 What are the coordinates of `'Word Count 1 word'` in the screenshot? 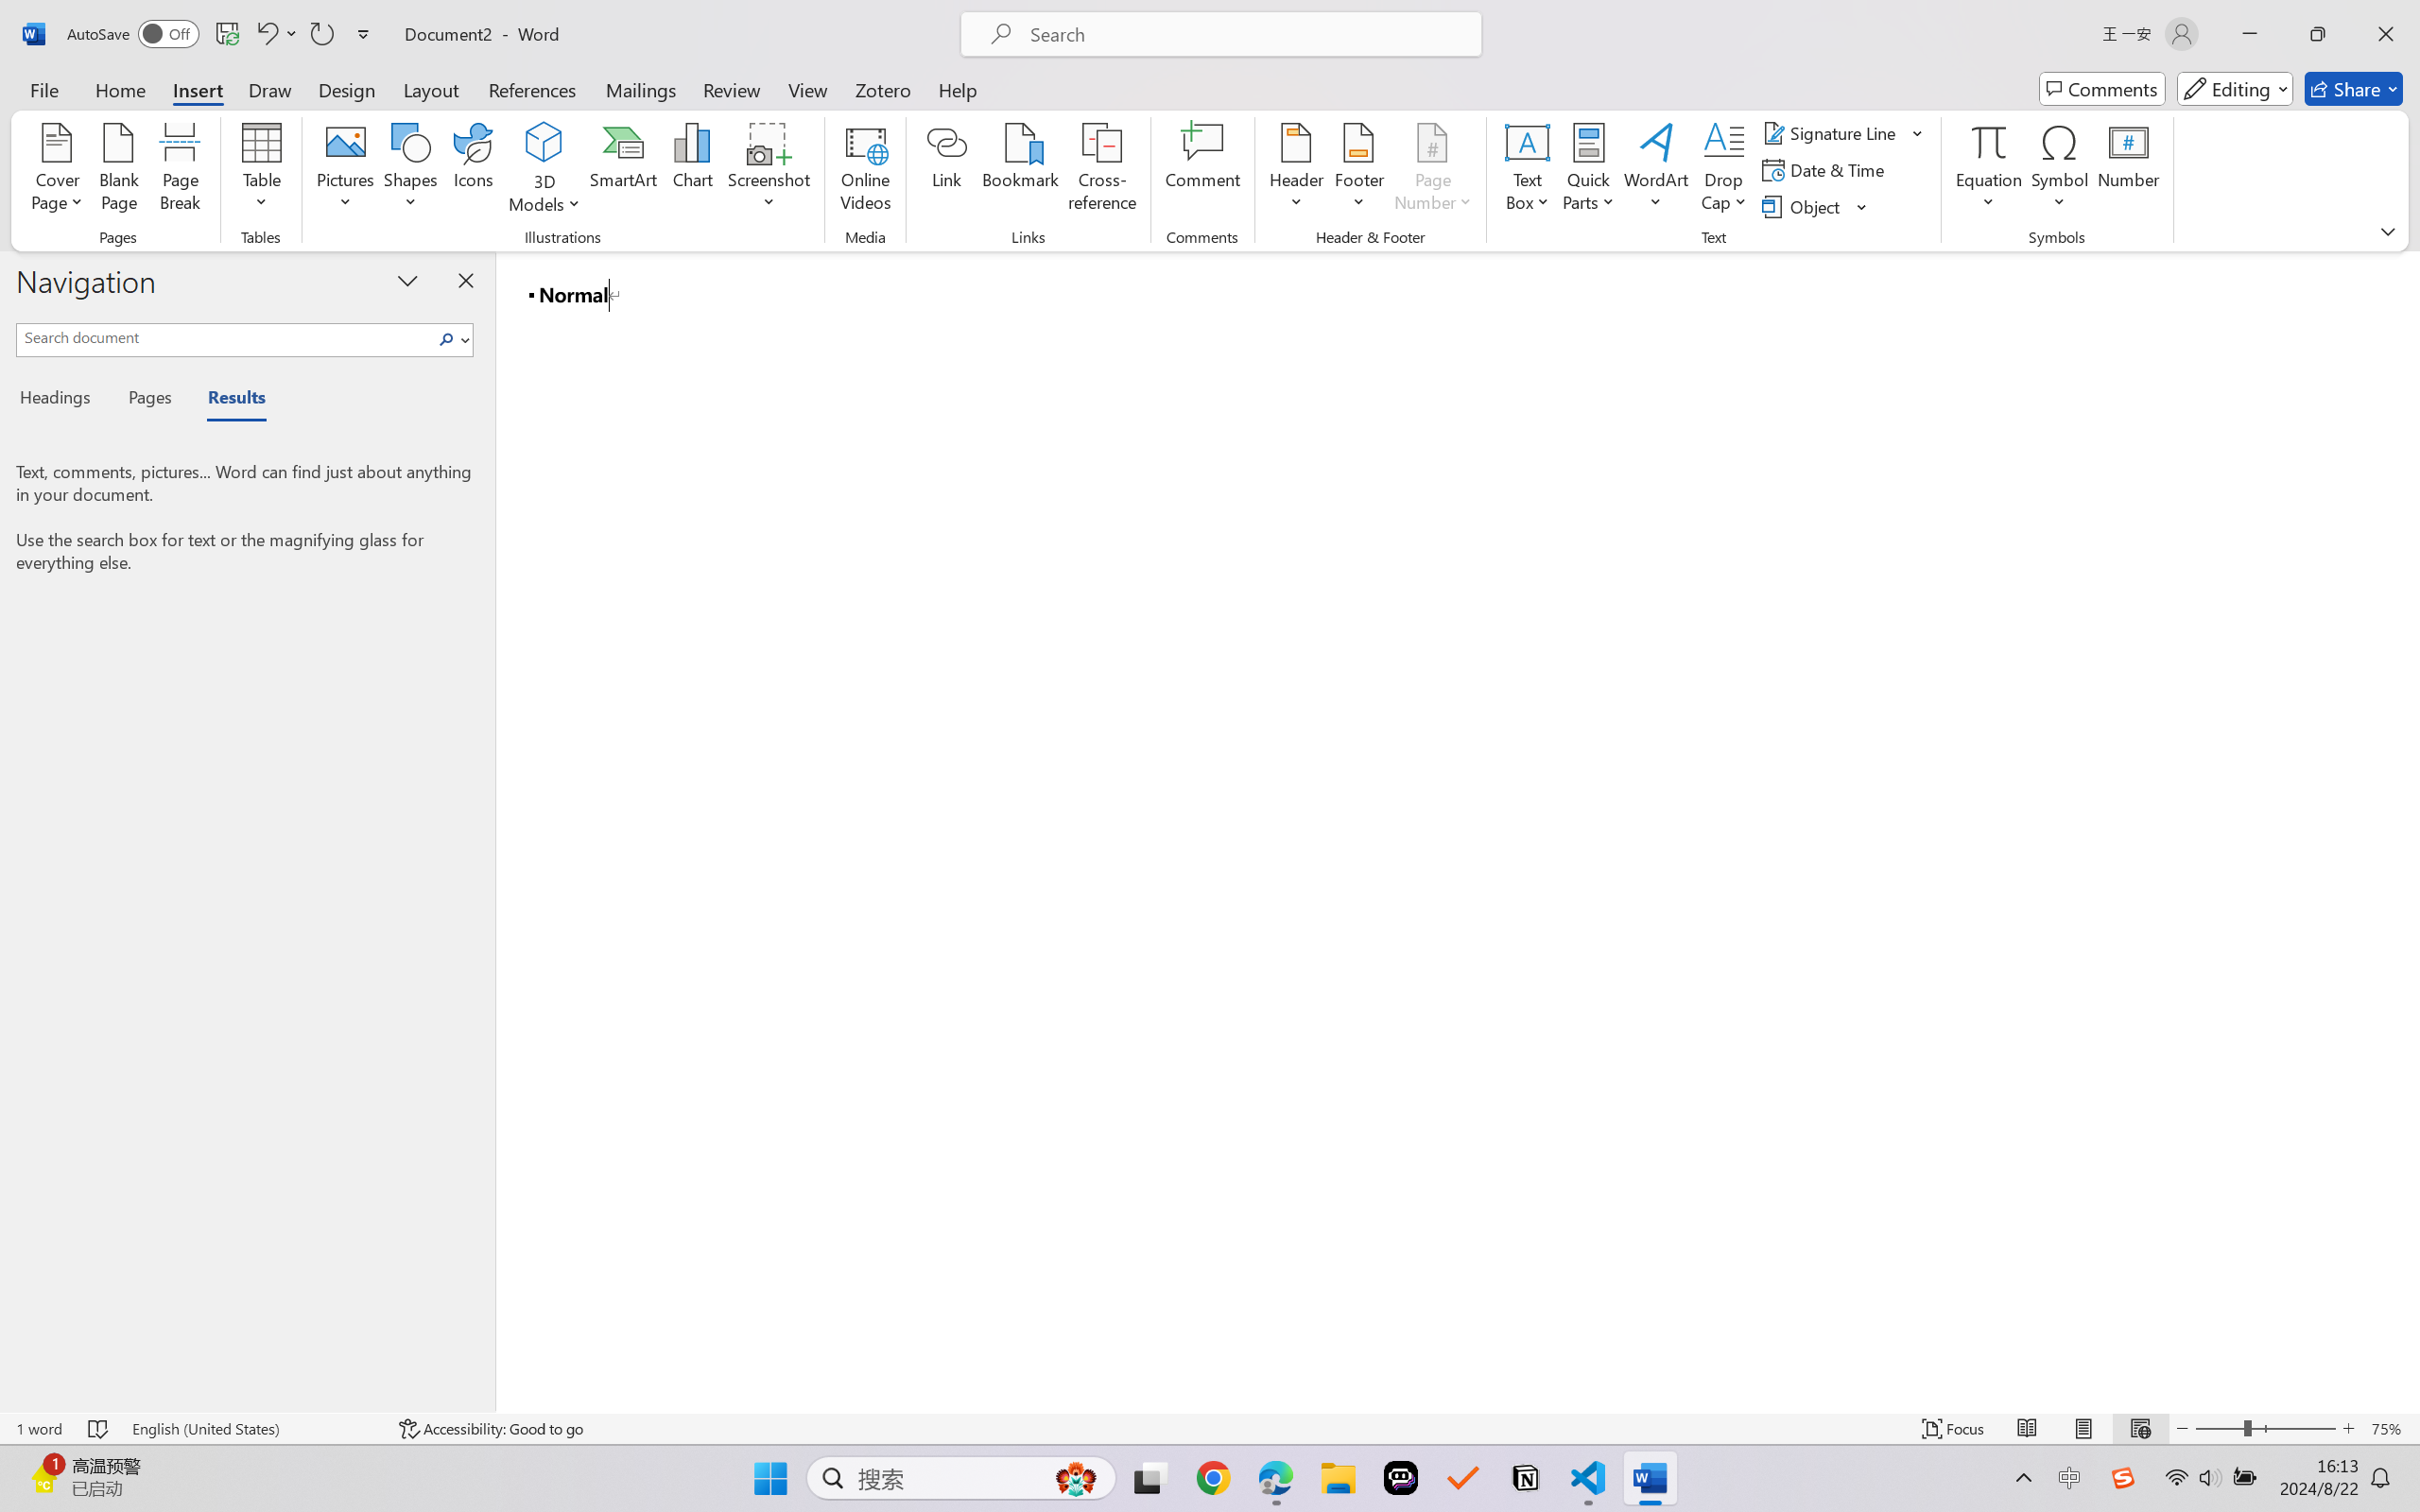 It's located at (37, 1428).